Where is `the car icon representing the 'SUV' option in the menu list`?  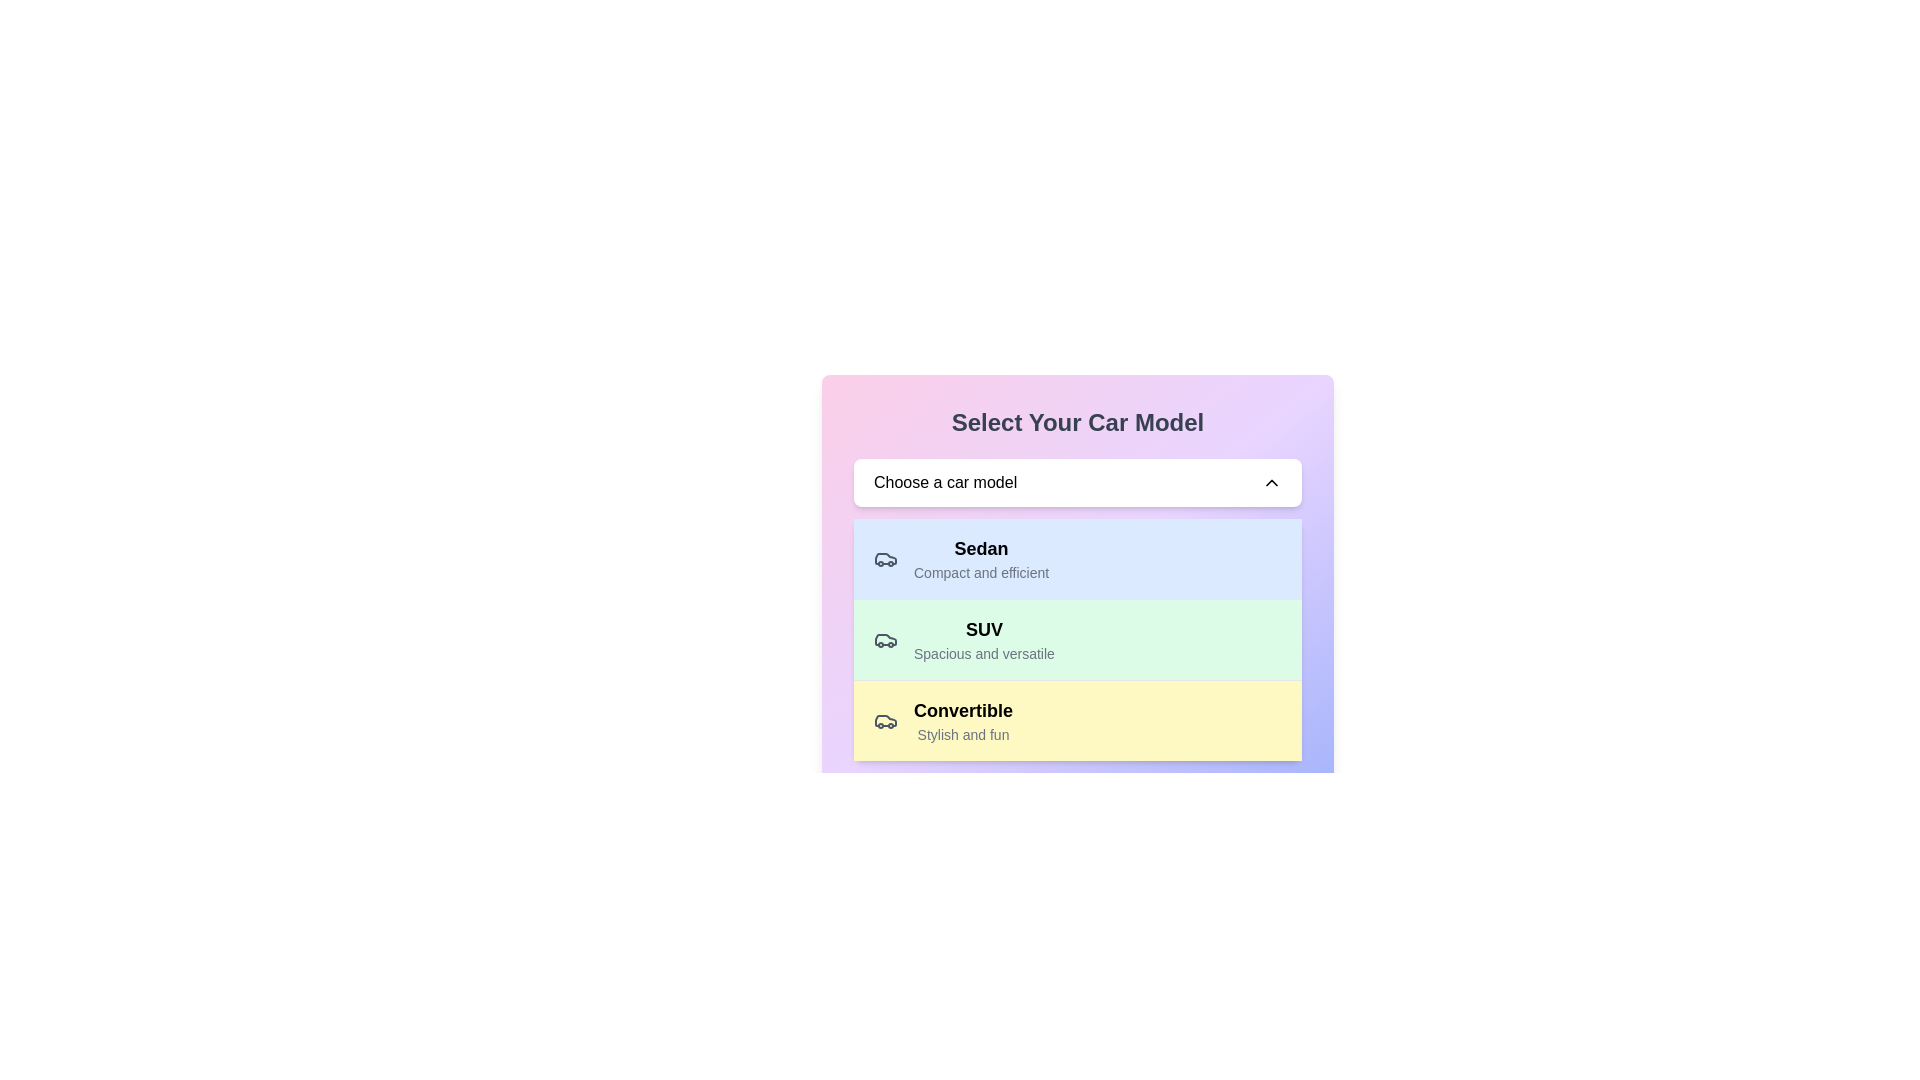
the car icon representing the 'SUV' option in the menu list is located at coordinates (885, 559).